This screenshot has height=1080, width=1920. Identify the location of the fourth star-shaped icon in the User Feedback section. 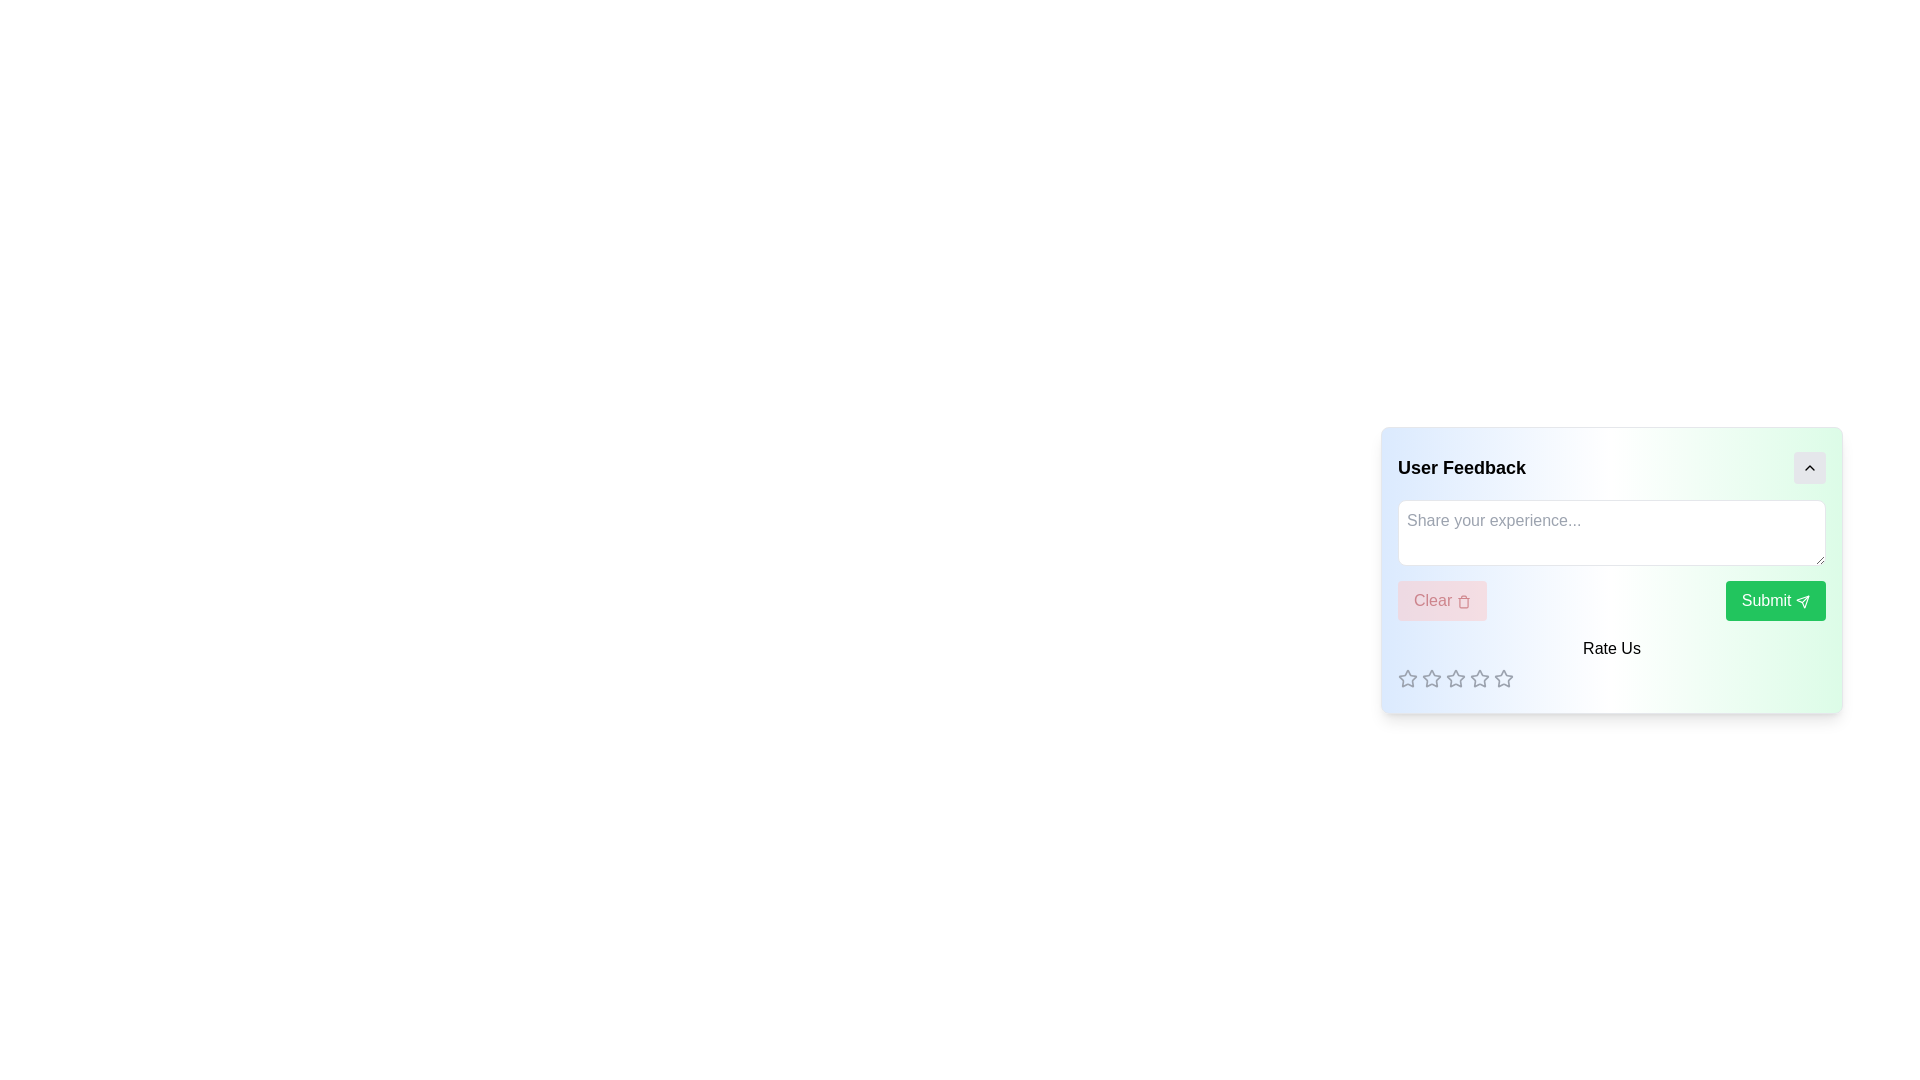
(1455, 677).